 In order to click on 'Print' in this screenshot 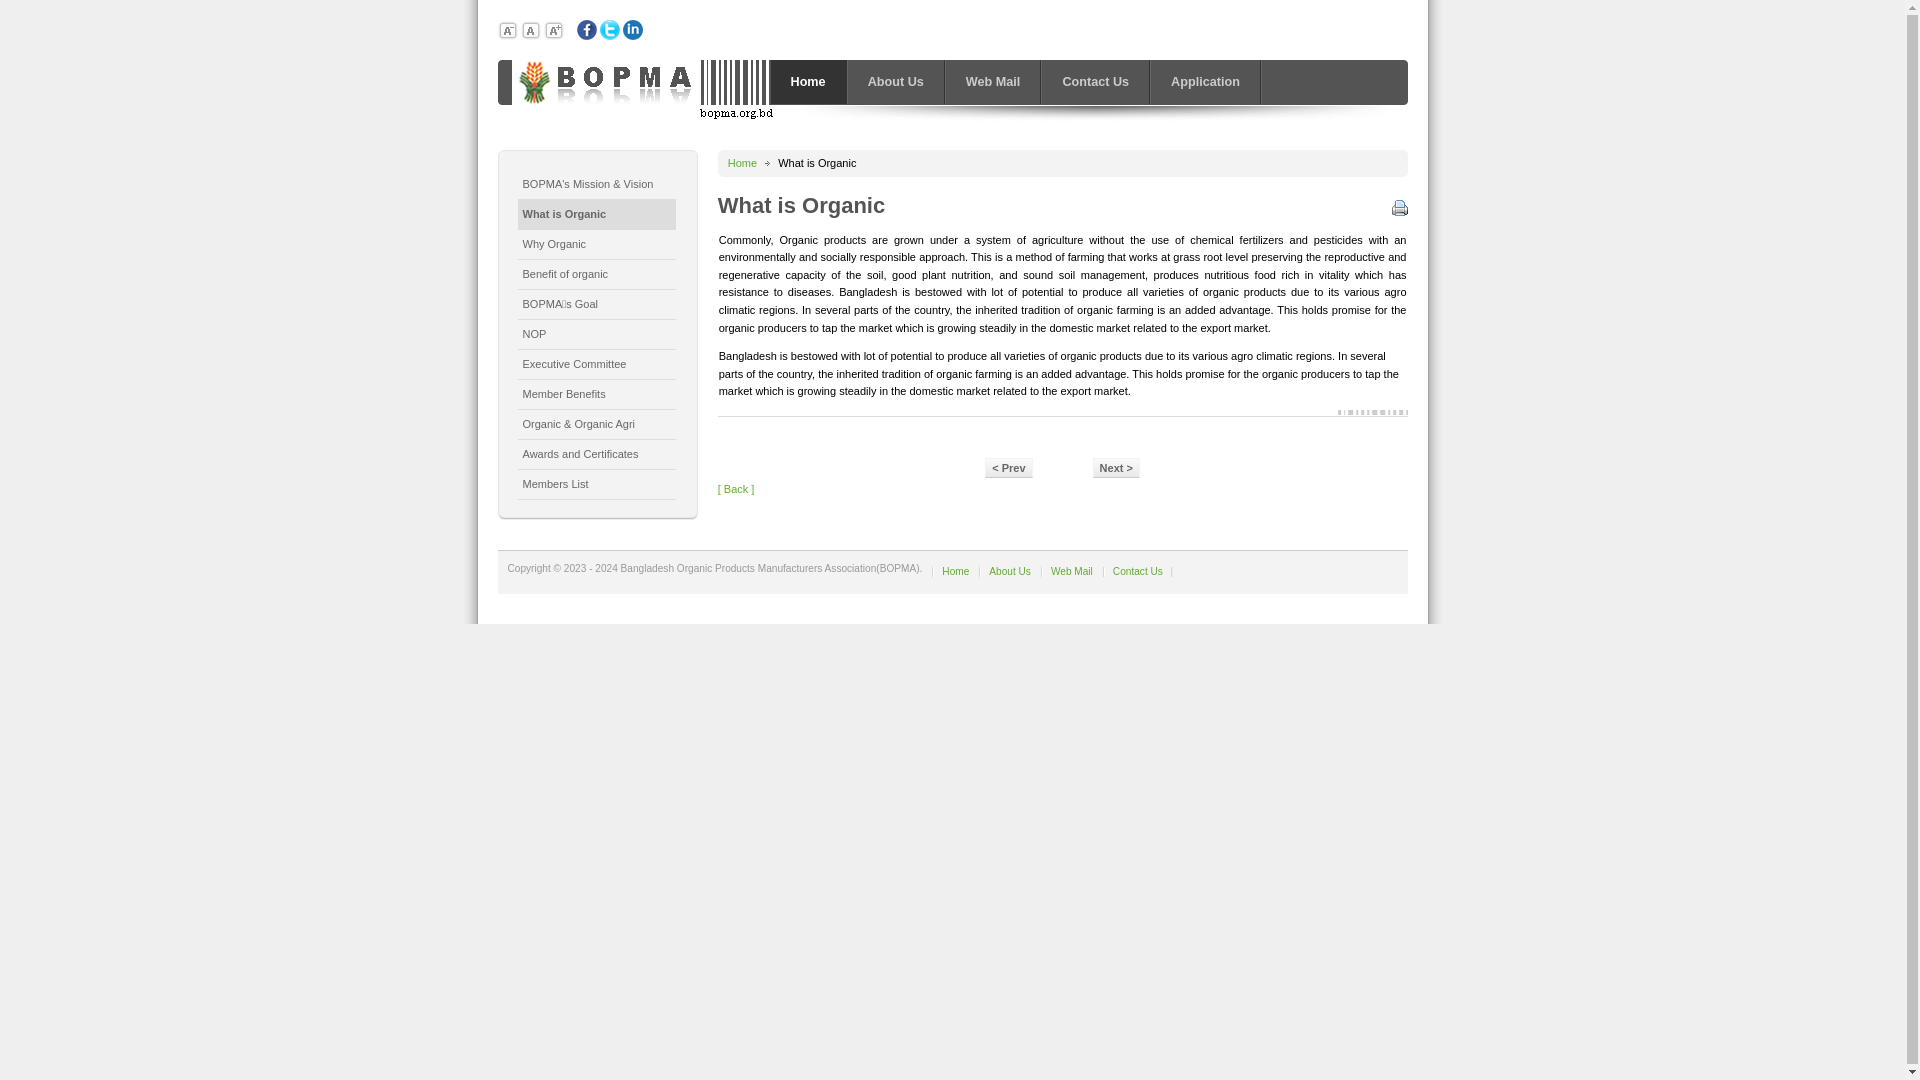, I will do `click(1399, 204)`.